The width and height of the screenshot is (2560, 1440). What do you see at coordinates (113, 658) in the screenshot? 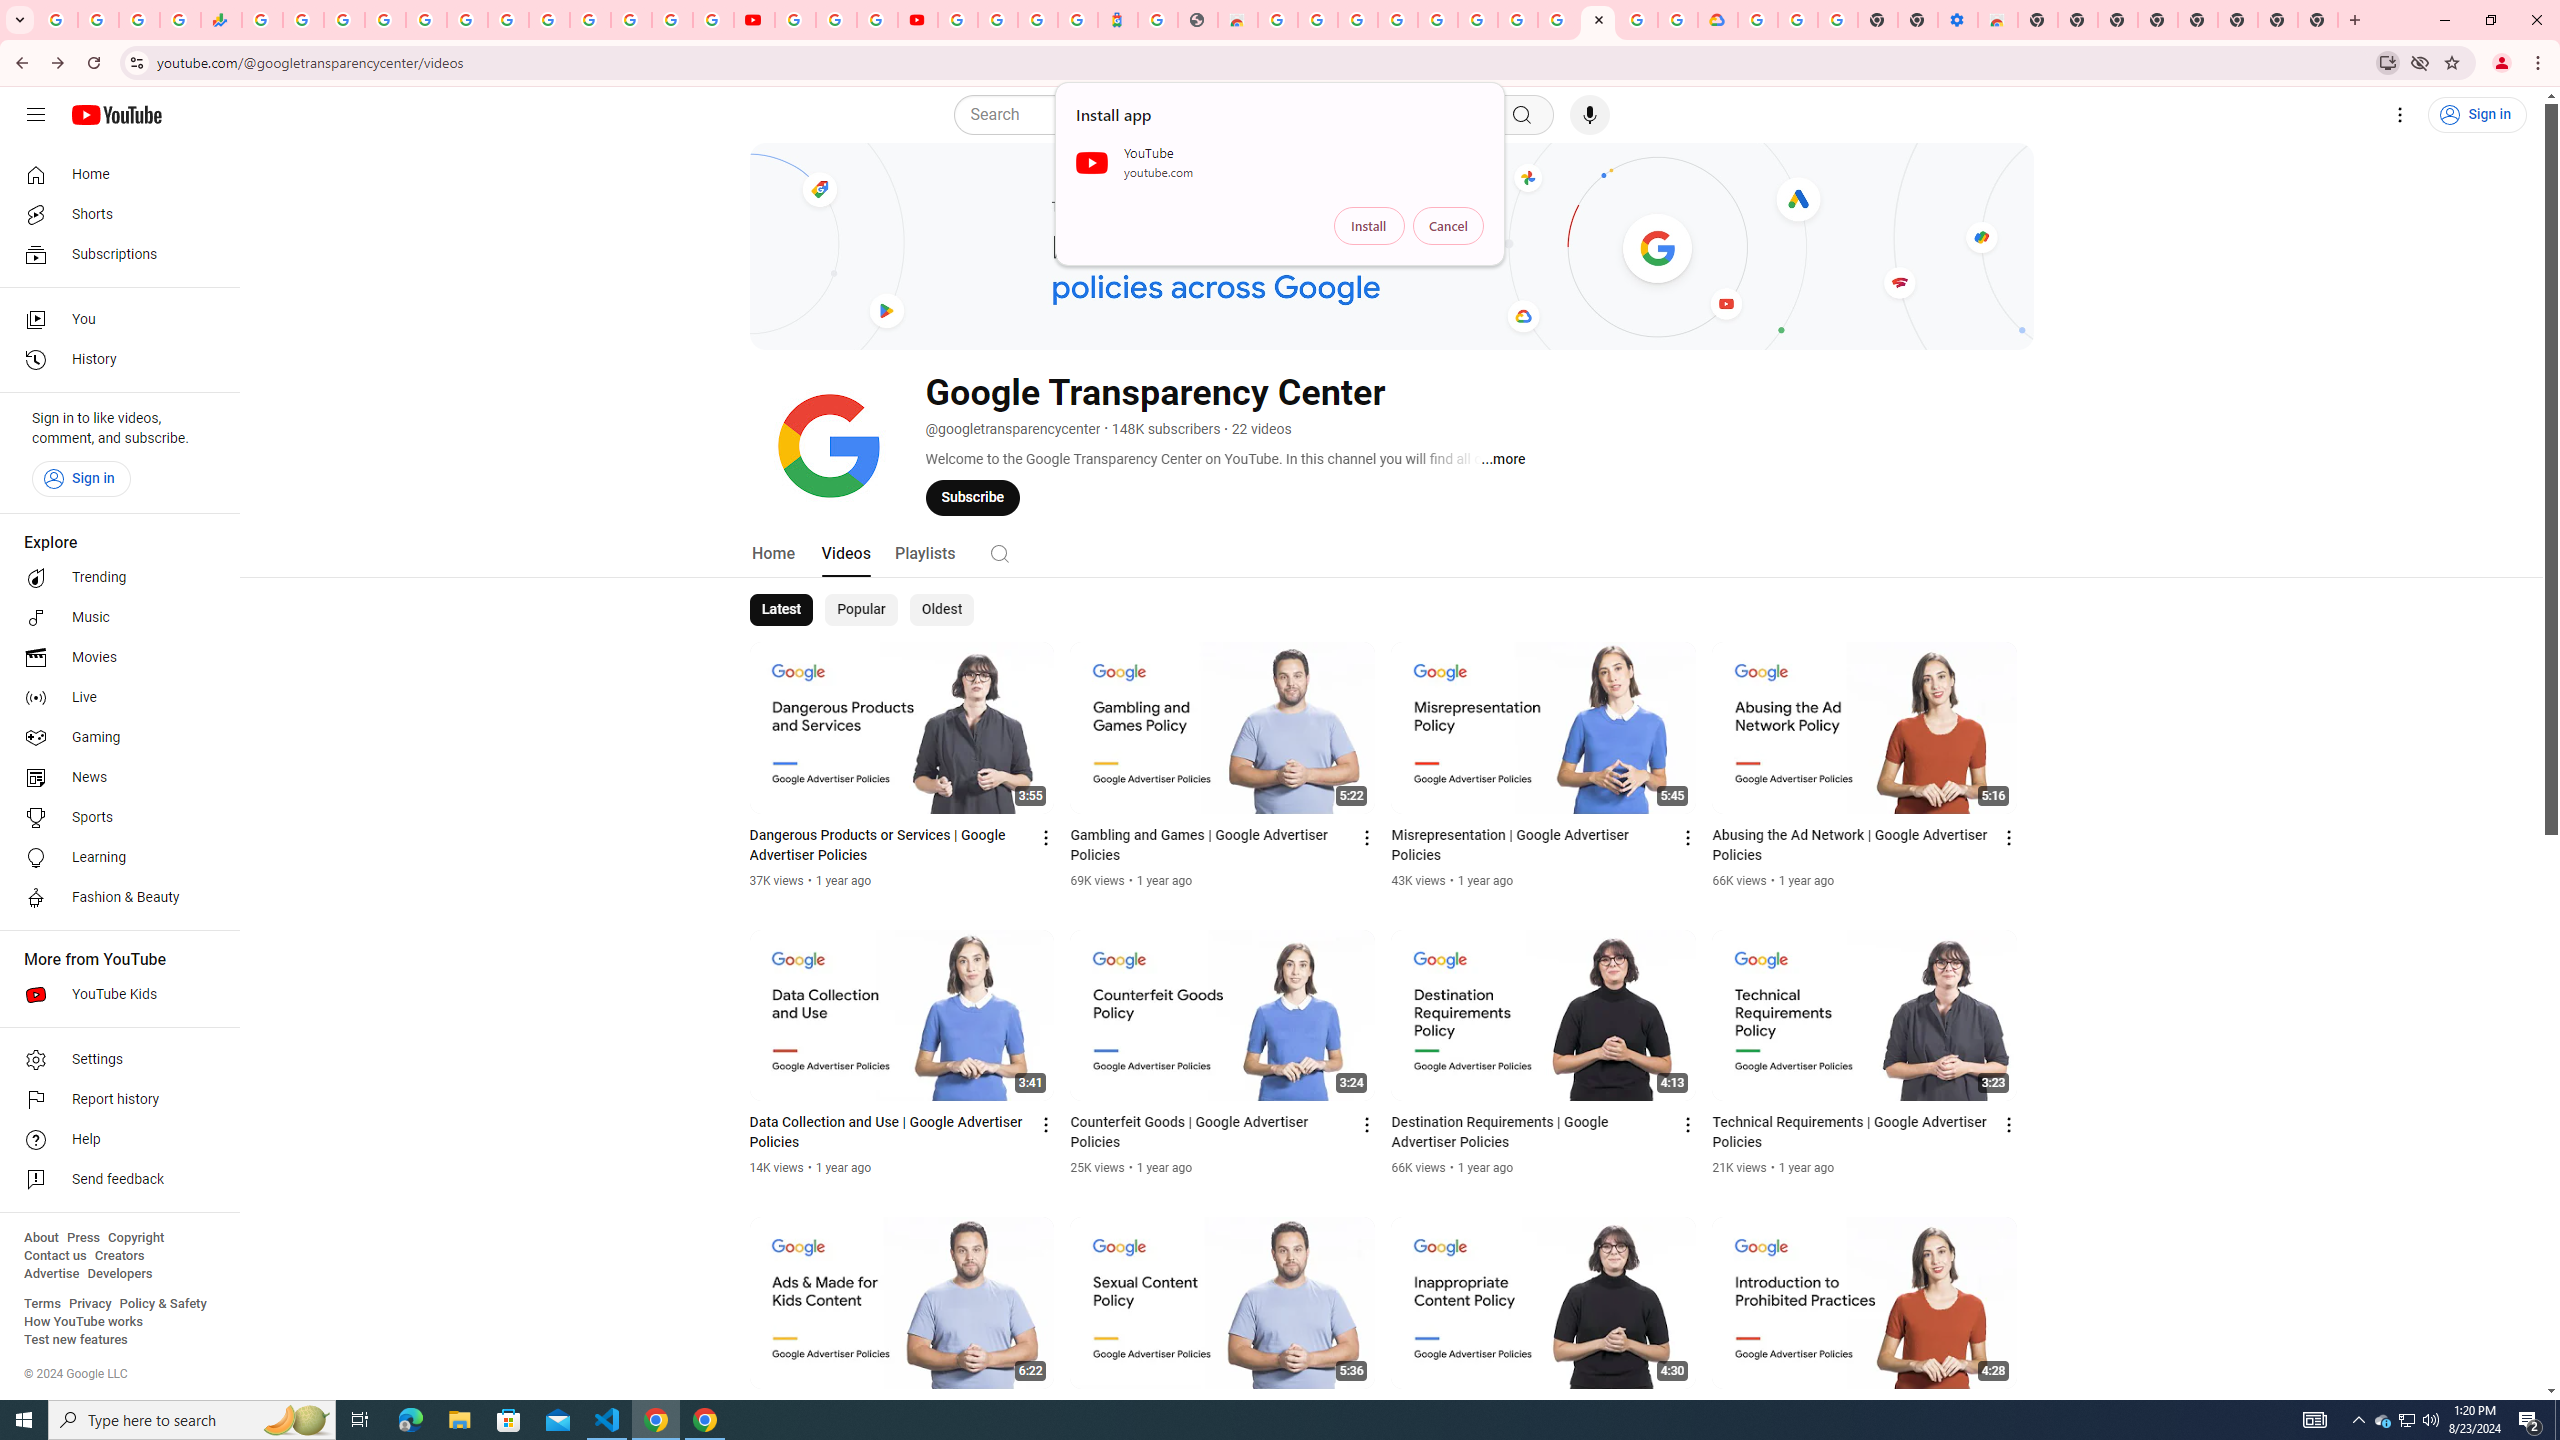
I see `'Movies'` at bounding box center [113, 658].